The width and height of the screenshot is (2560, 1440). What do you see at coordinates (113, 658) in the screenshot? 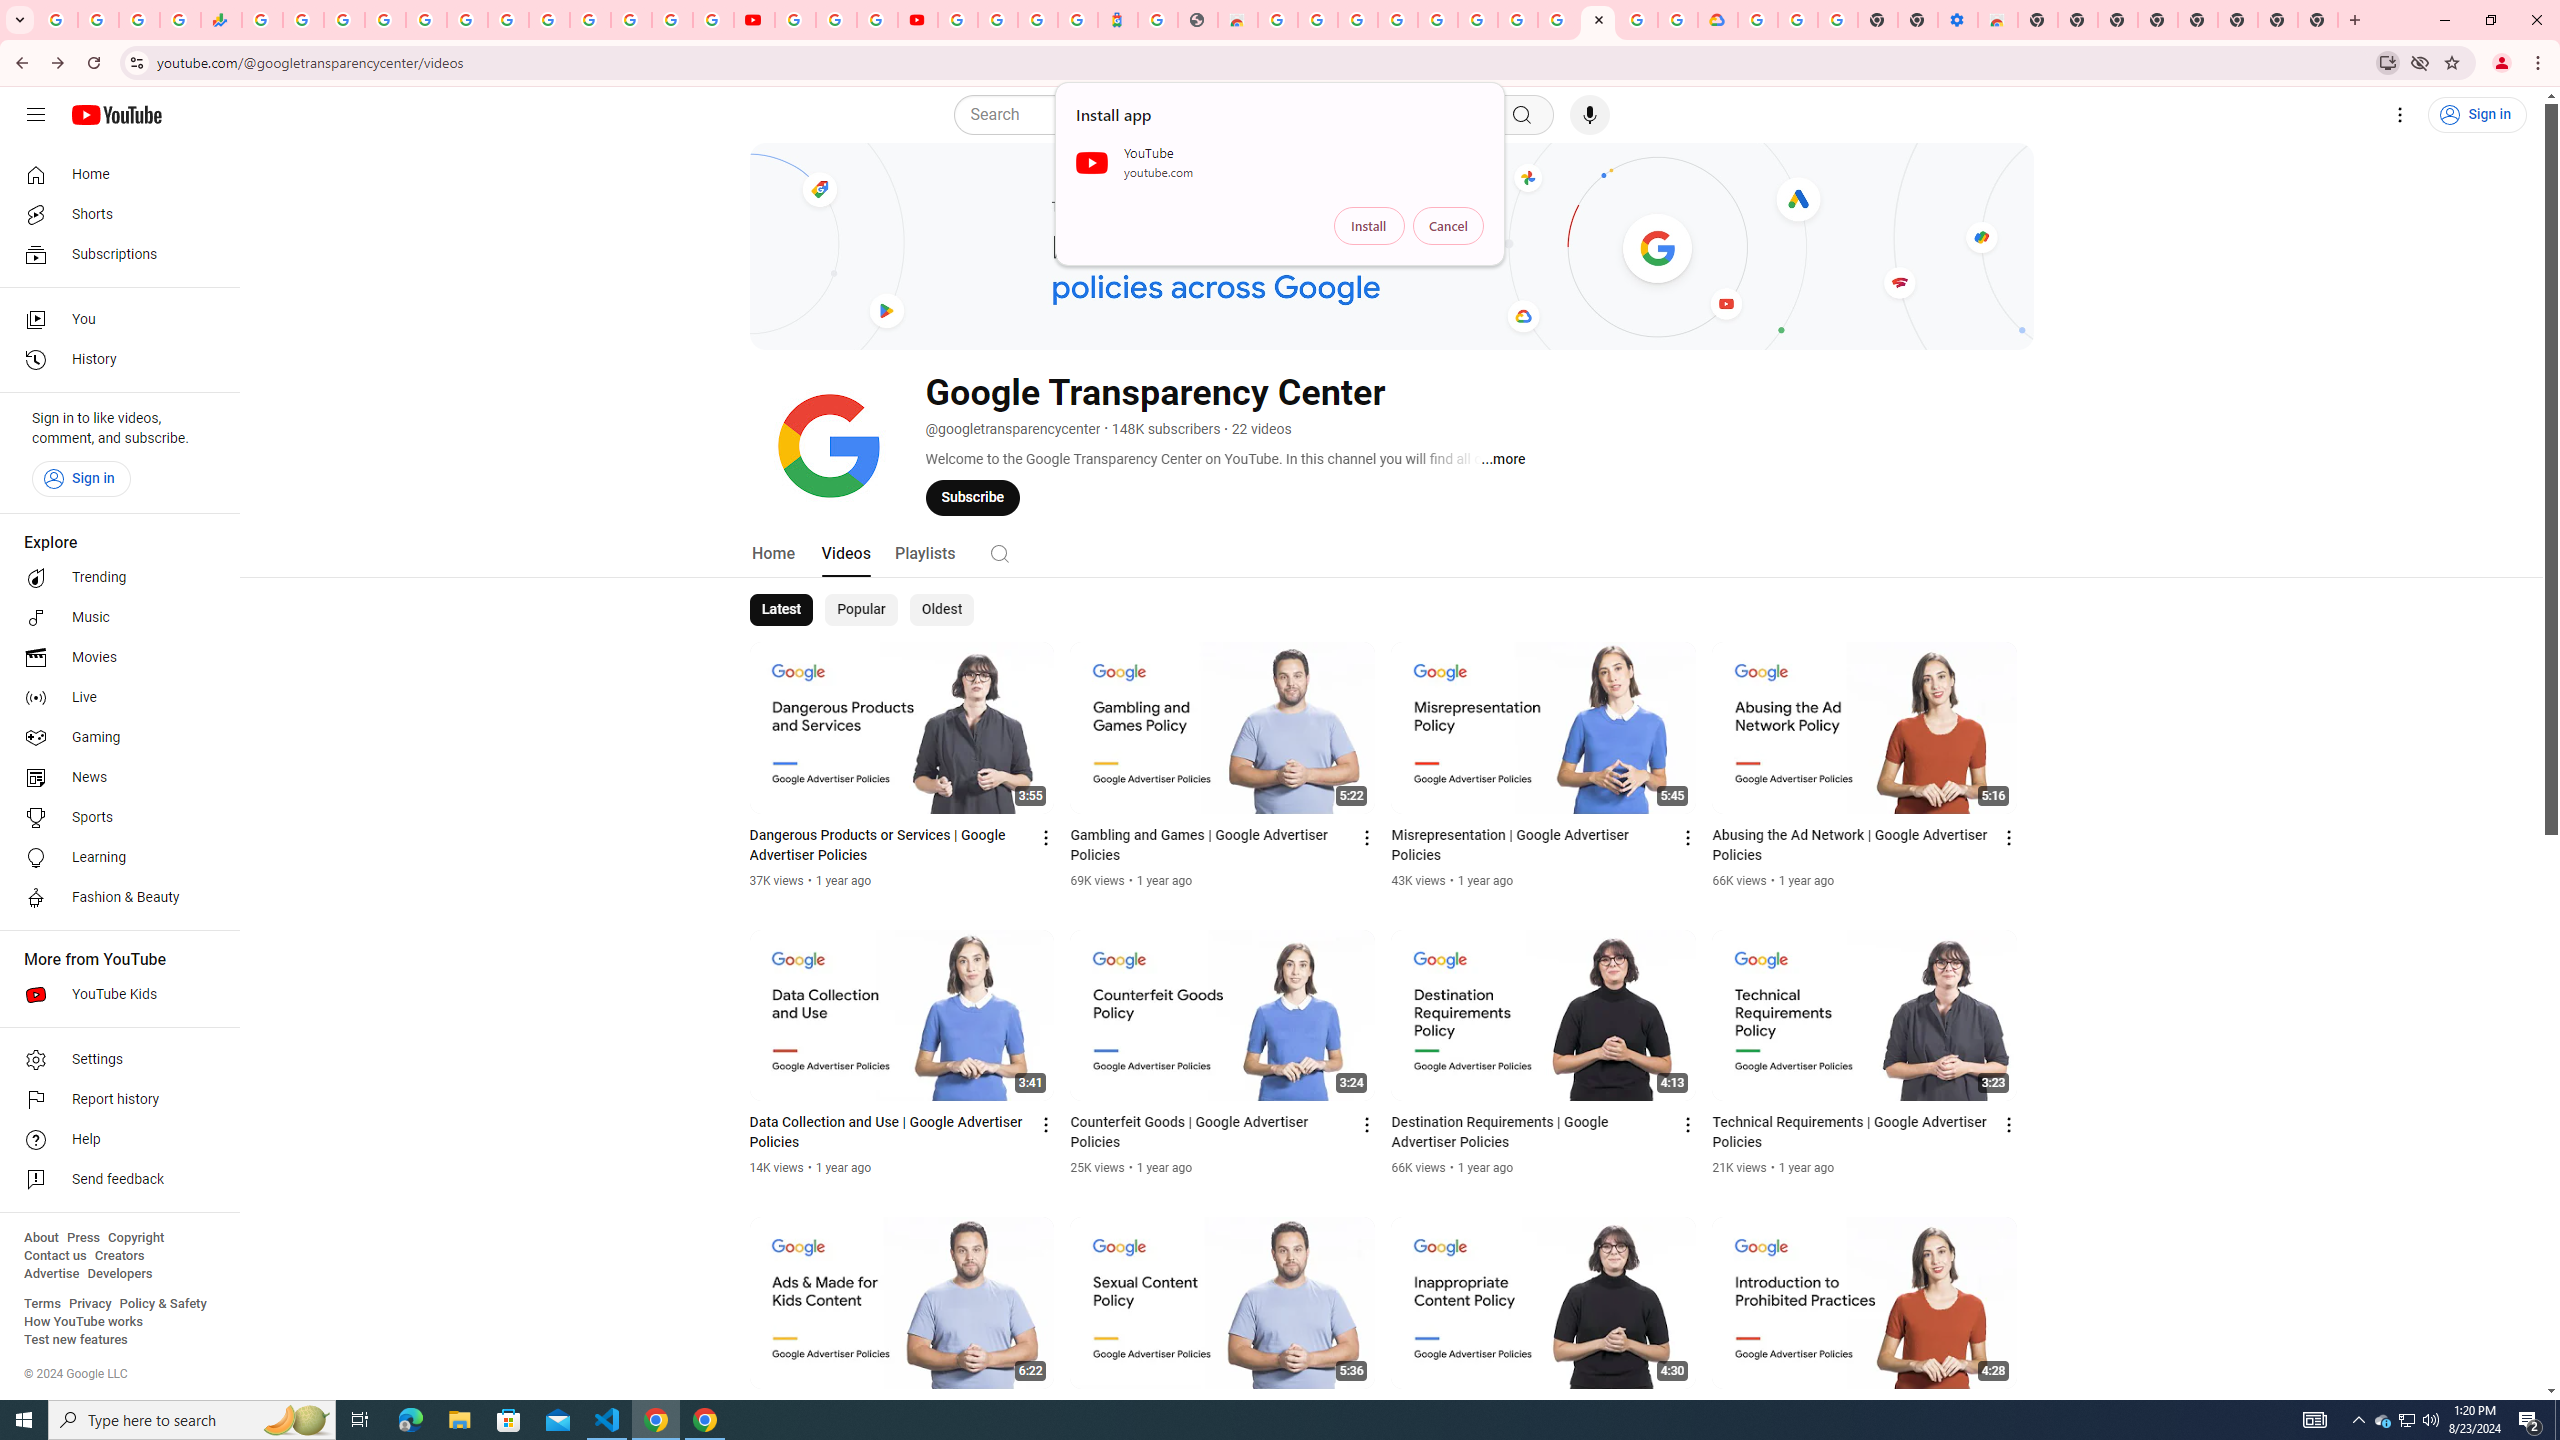
I see `'Movies'` at bounding box center [113, 658].